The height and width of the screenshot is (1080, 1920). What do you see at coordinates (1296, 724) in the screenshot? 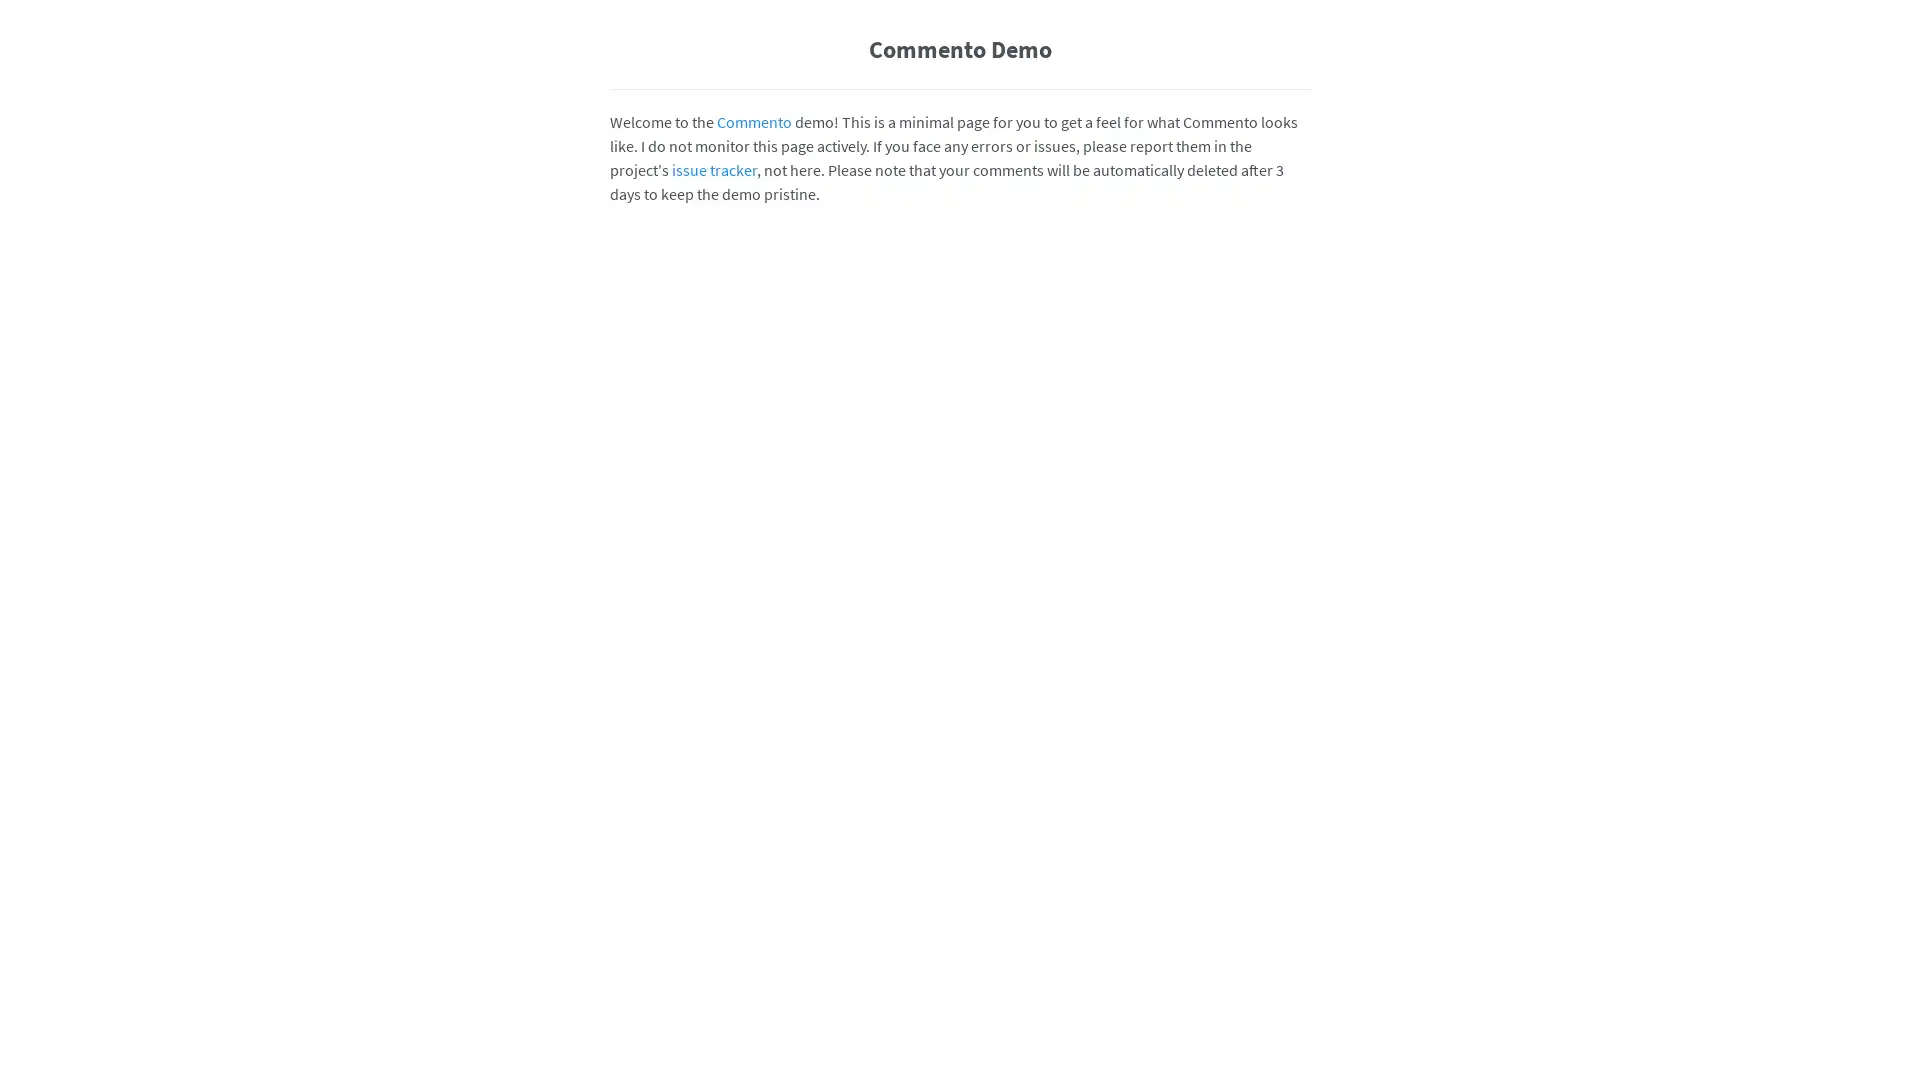
I see `Collapse children` at bounding box center [1296, 724].